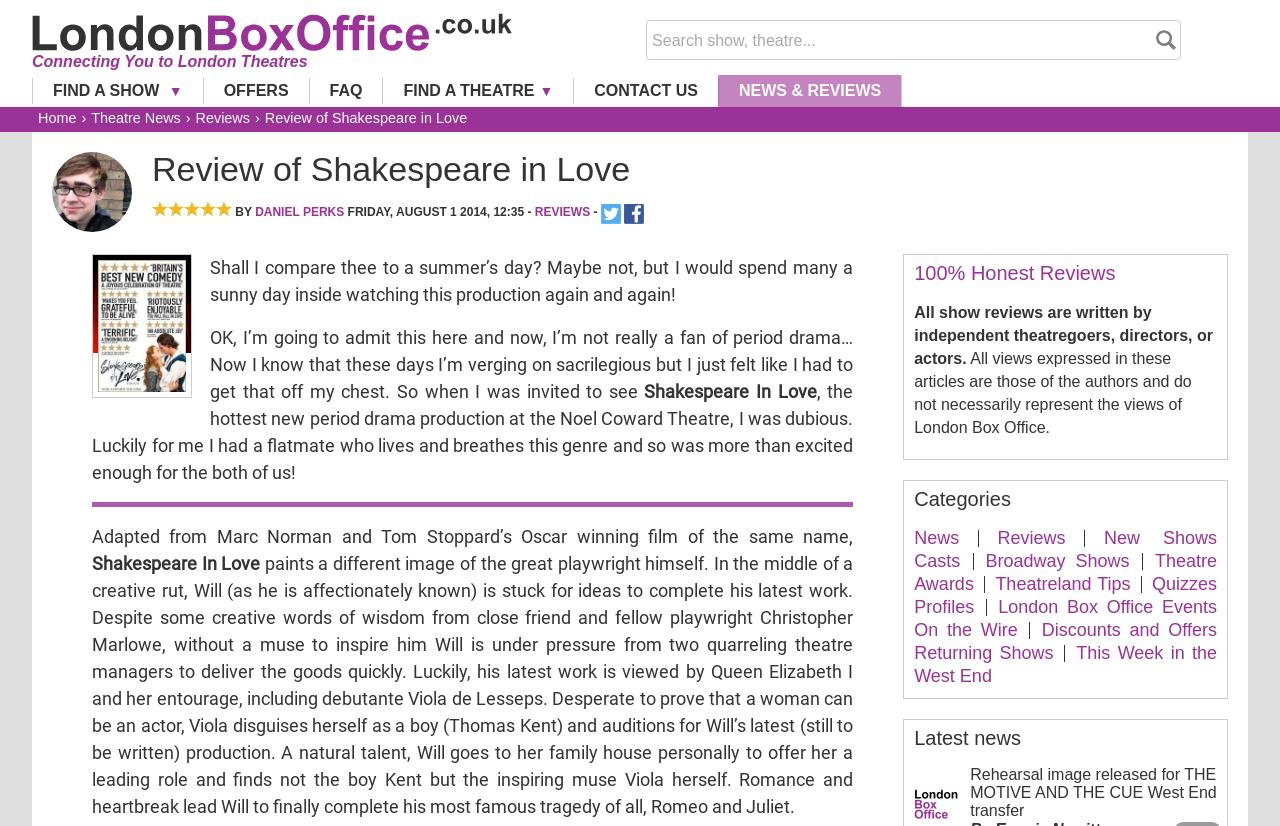 This screenshot has height=826, width=1280. I want to click on 'Returning Shows', so click(983, 651).